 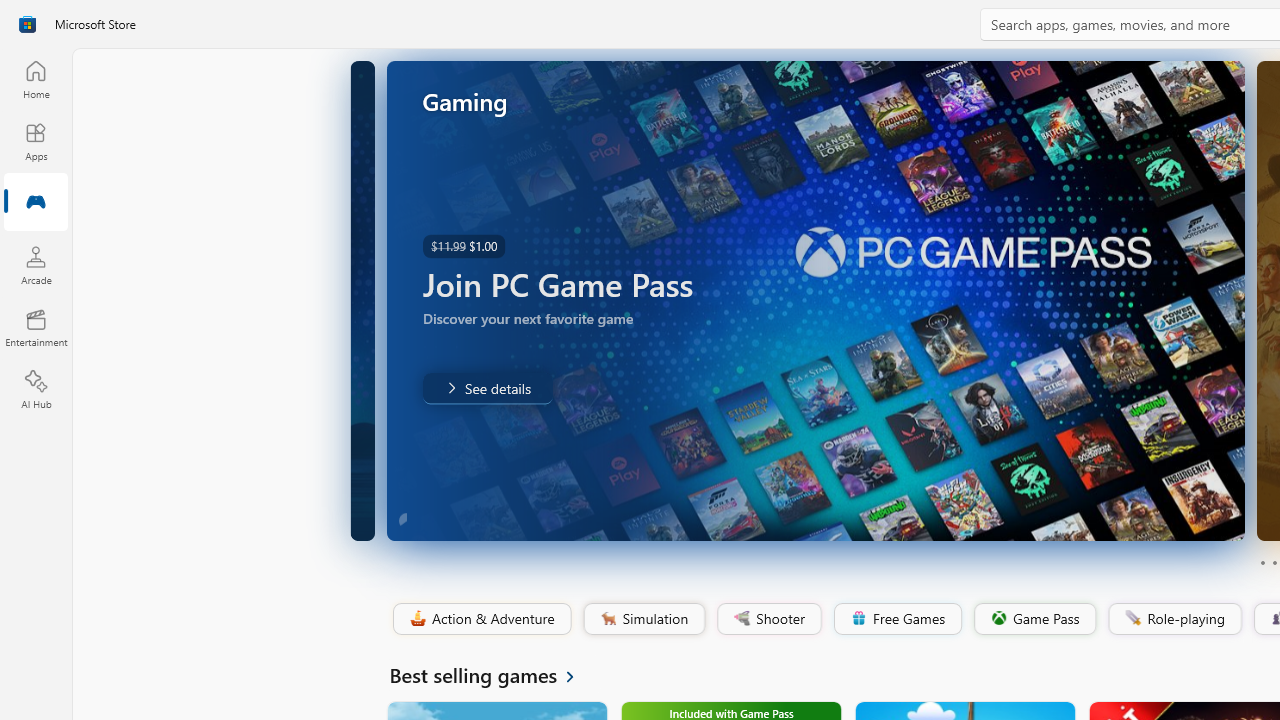 I want to click on 'Simulation', so click(x=643, y=618).